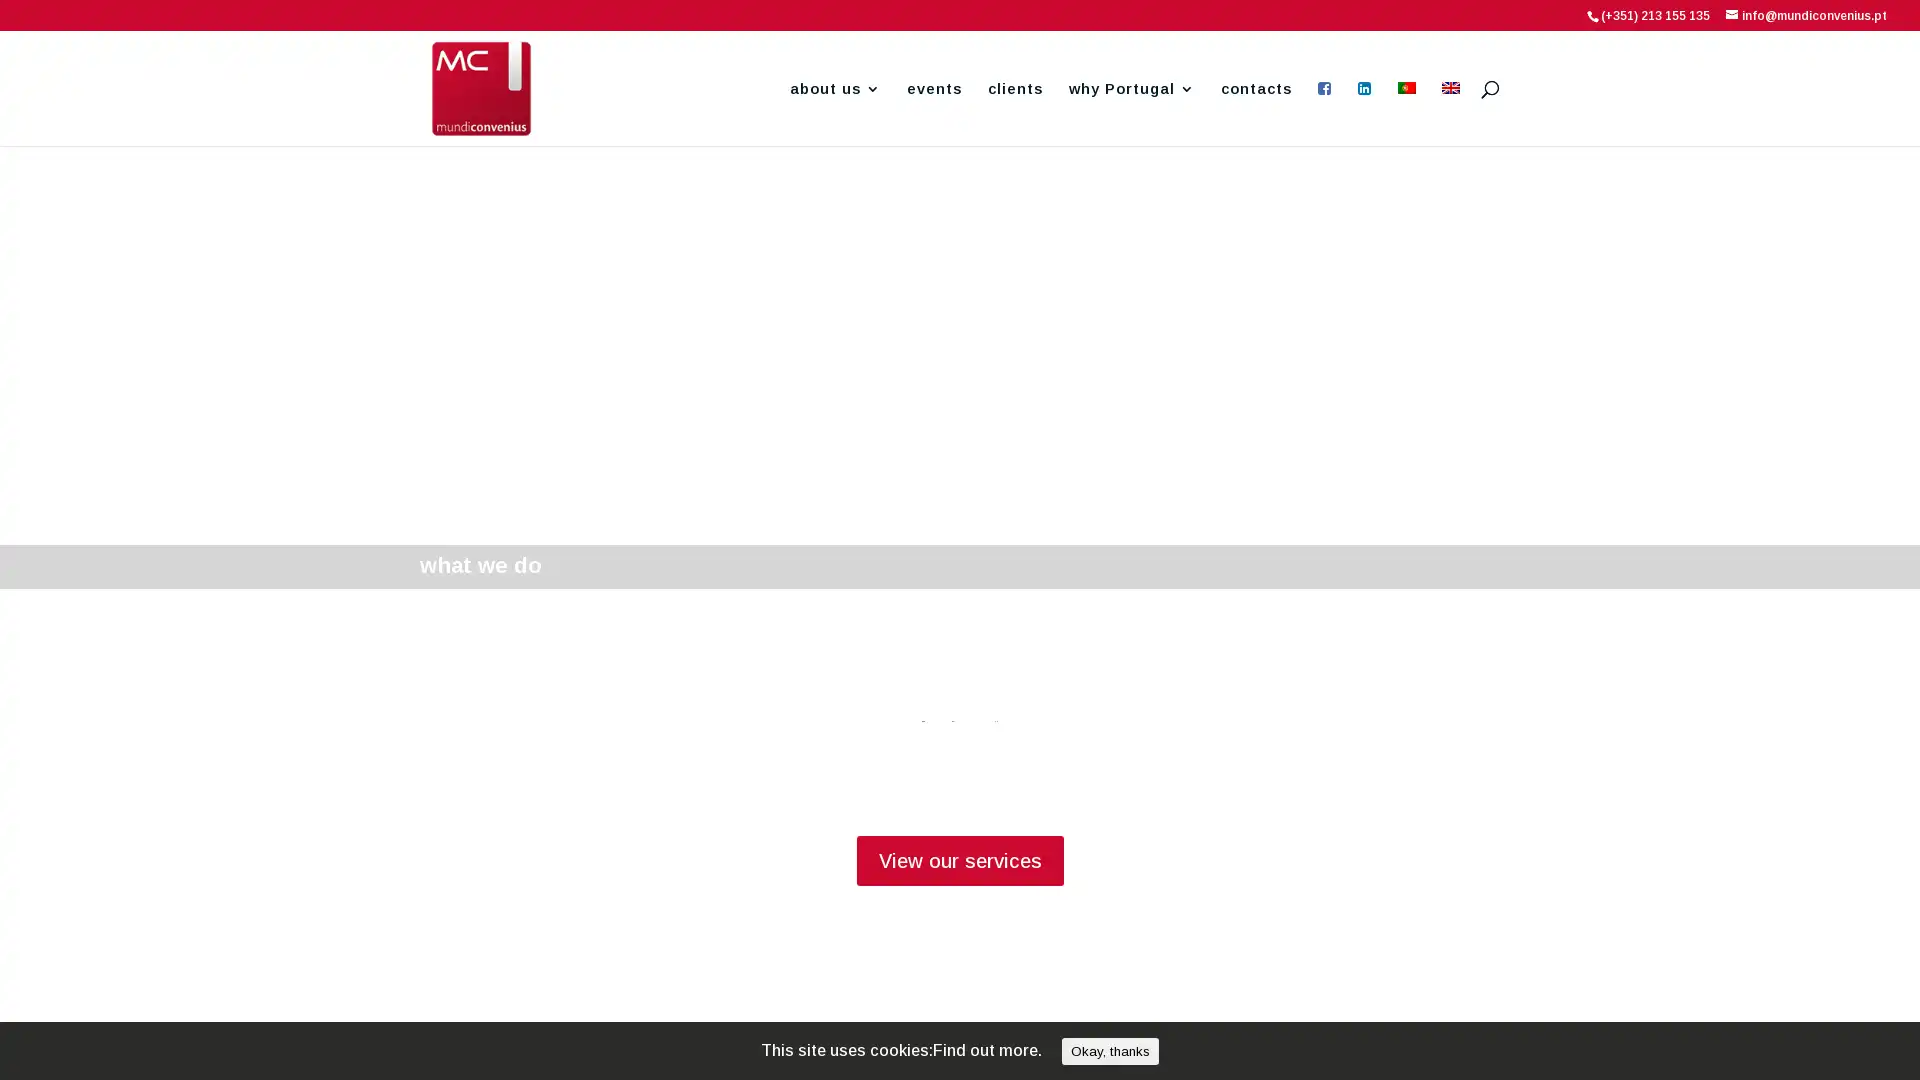 Image resolution: width=1920 pixels, height=1080 pixels. I want to click on Okay, thanks, so click(1109, 1050).